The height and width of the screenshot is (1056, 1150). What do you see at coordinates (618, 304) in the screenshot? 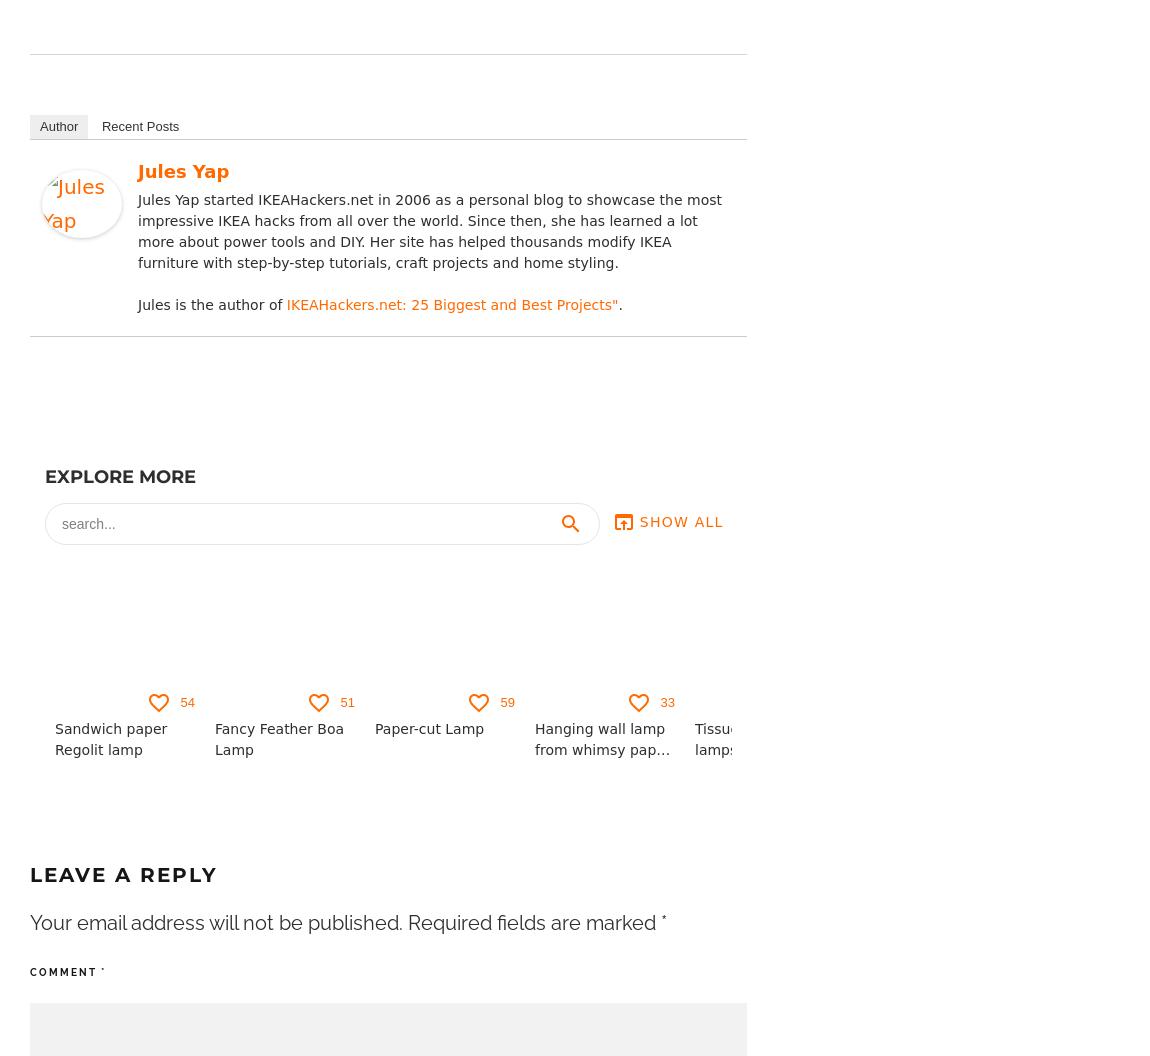
I see `'.'` at bounding box center [618, 304].